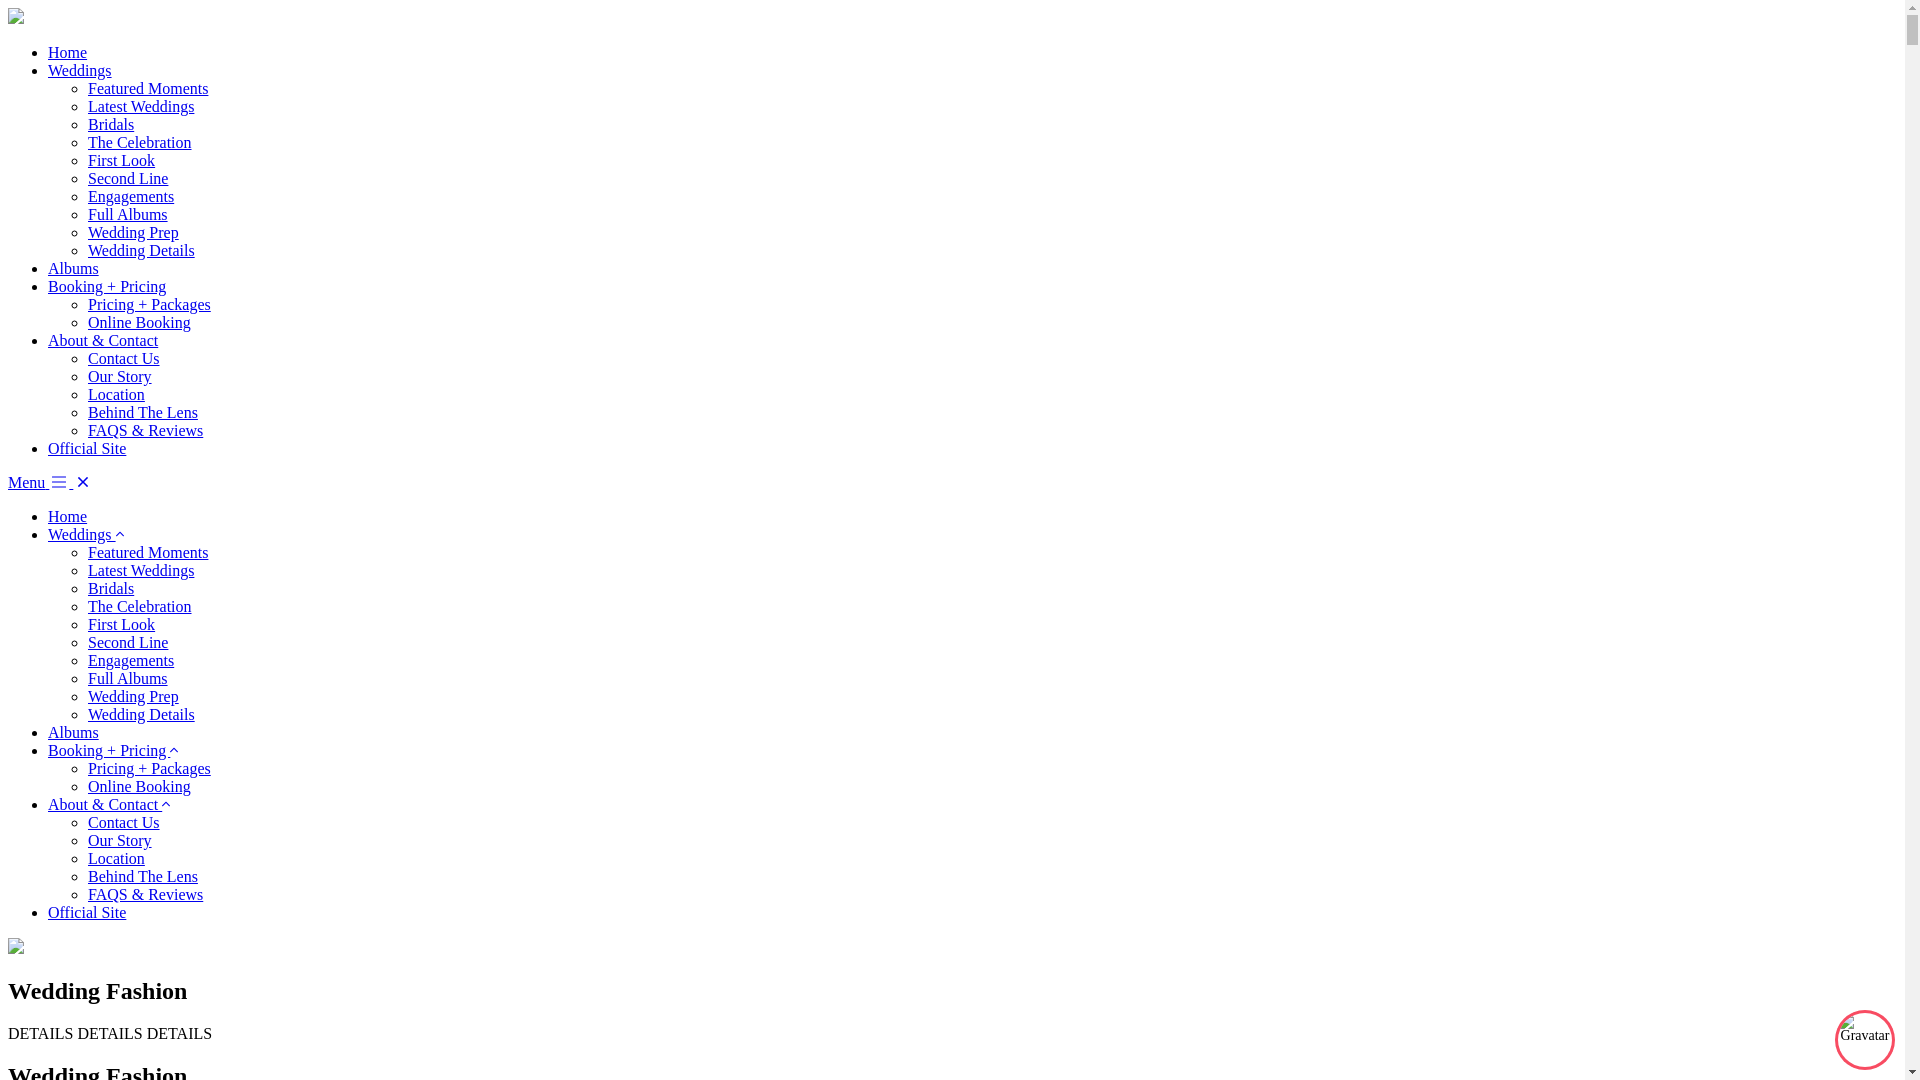  Describe the element at coordinates (140, 713) in the screenshot. I see `'Wedding Details'` at that location.